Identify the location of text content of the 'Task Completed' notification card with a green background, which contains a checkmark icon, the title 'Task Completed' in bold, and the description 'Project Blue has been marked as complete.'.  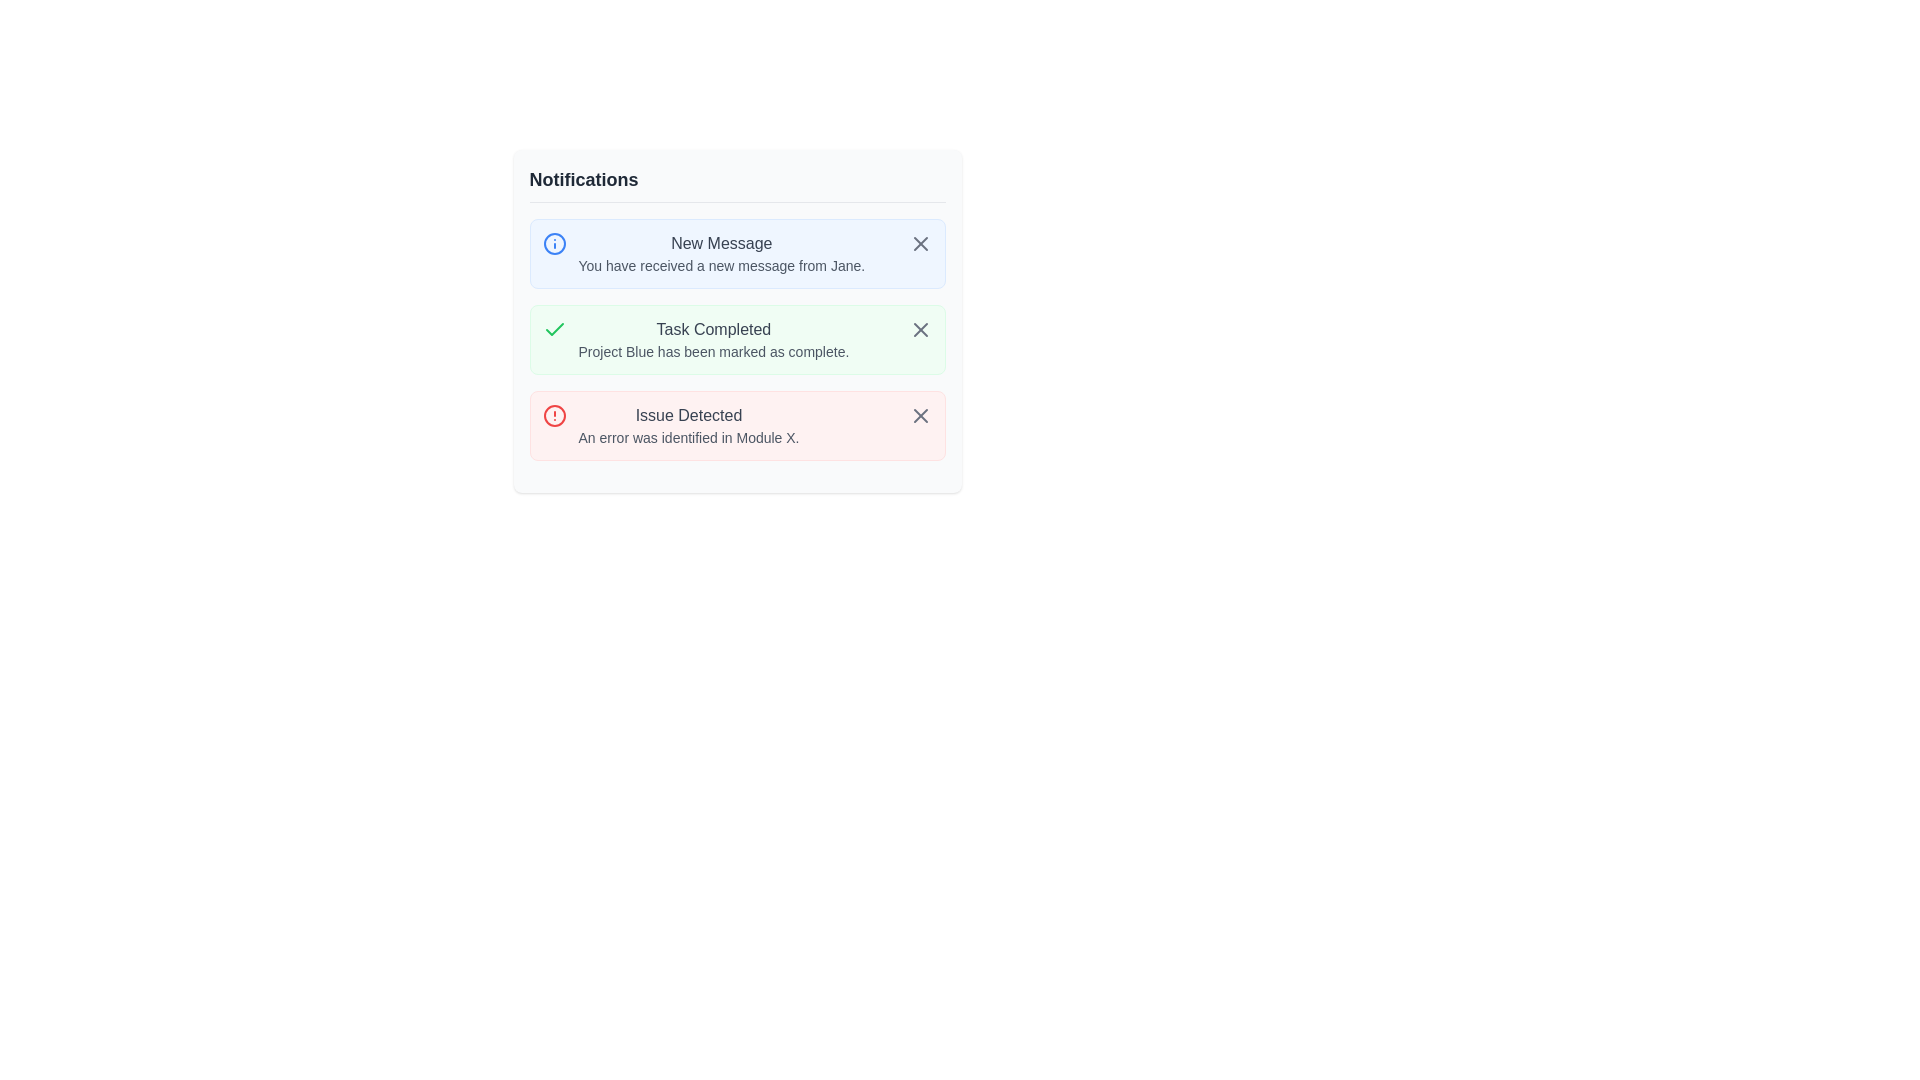
(736, 320).